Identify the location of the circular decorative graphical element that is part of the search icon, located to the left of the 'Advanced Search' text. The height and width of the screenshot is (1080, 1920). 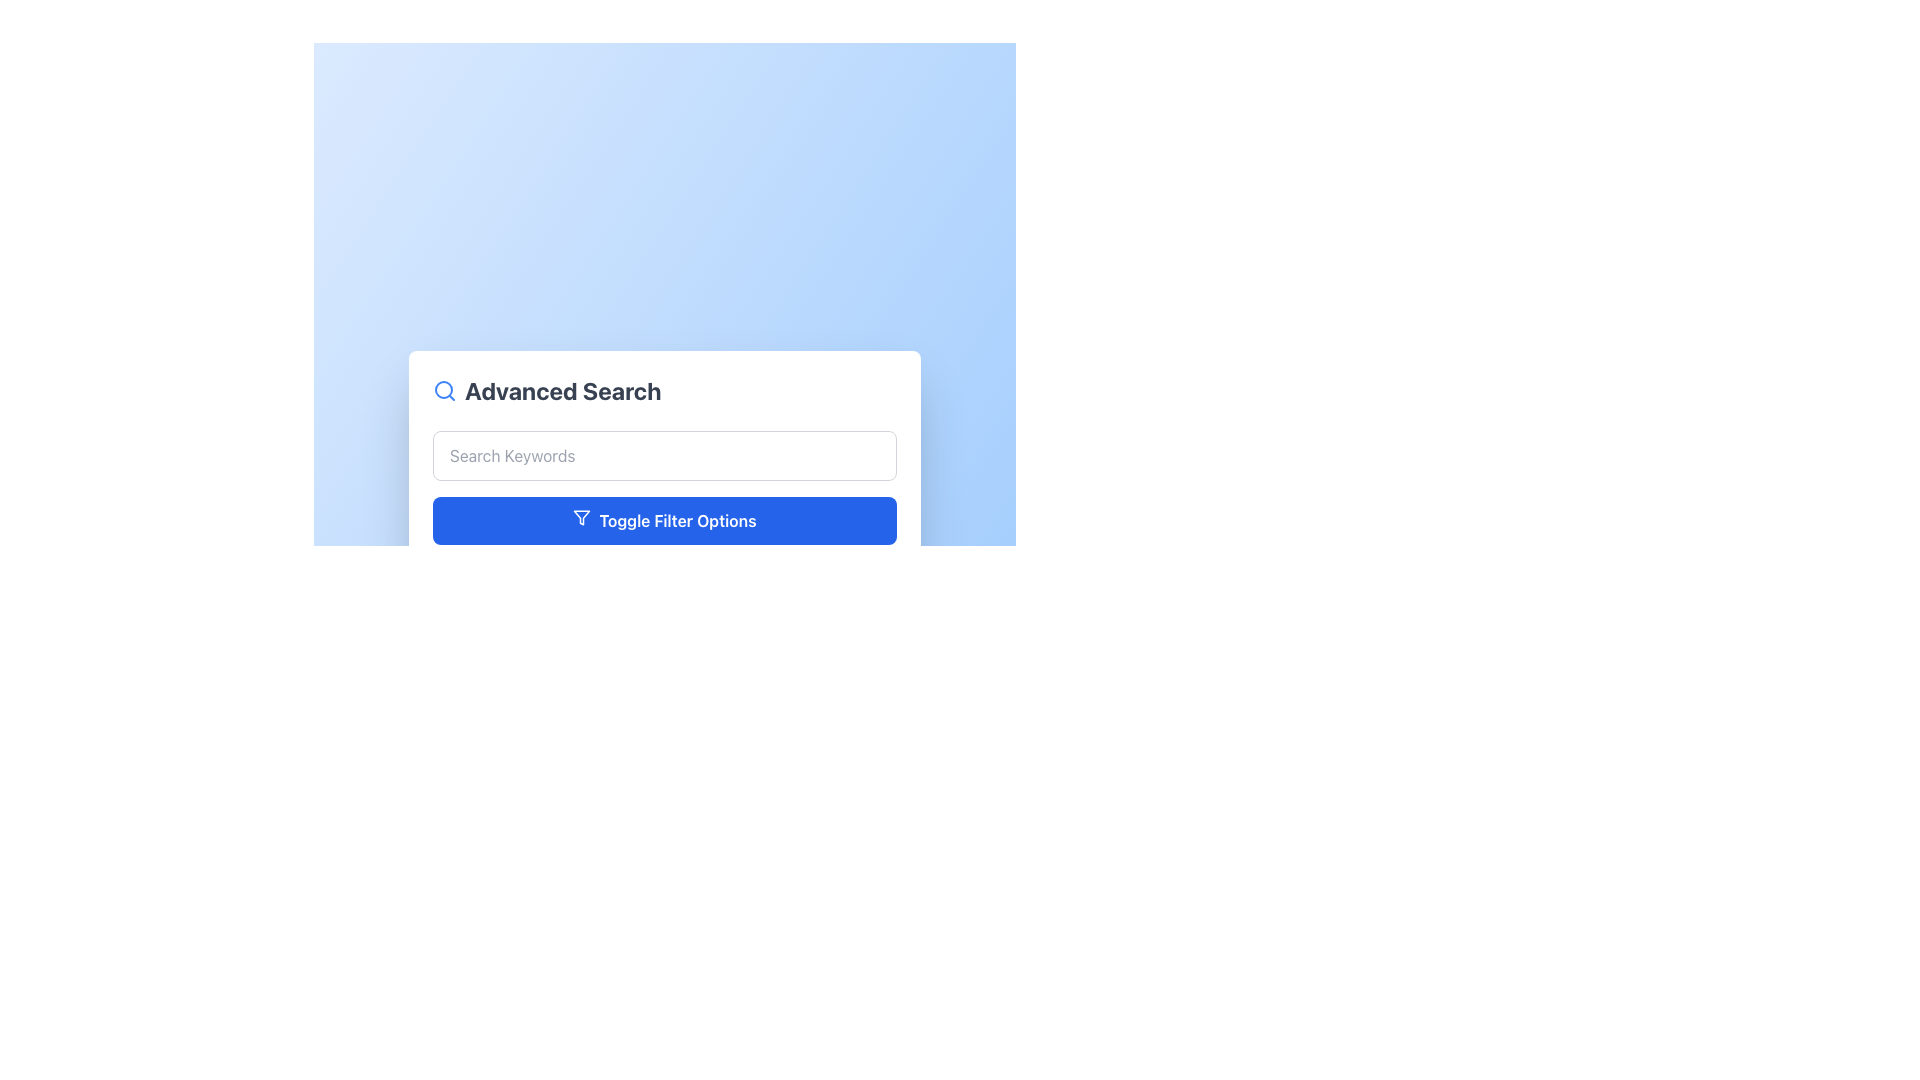
(443, 389).